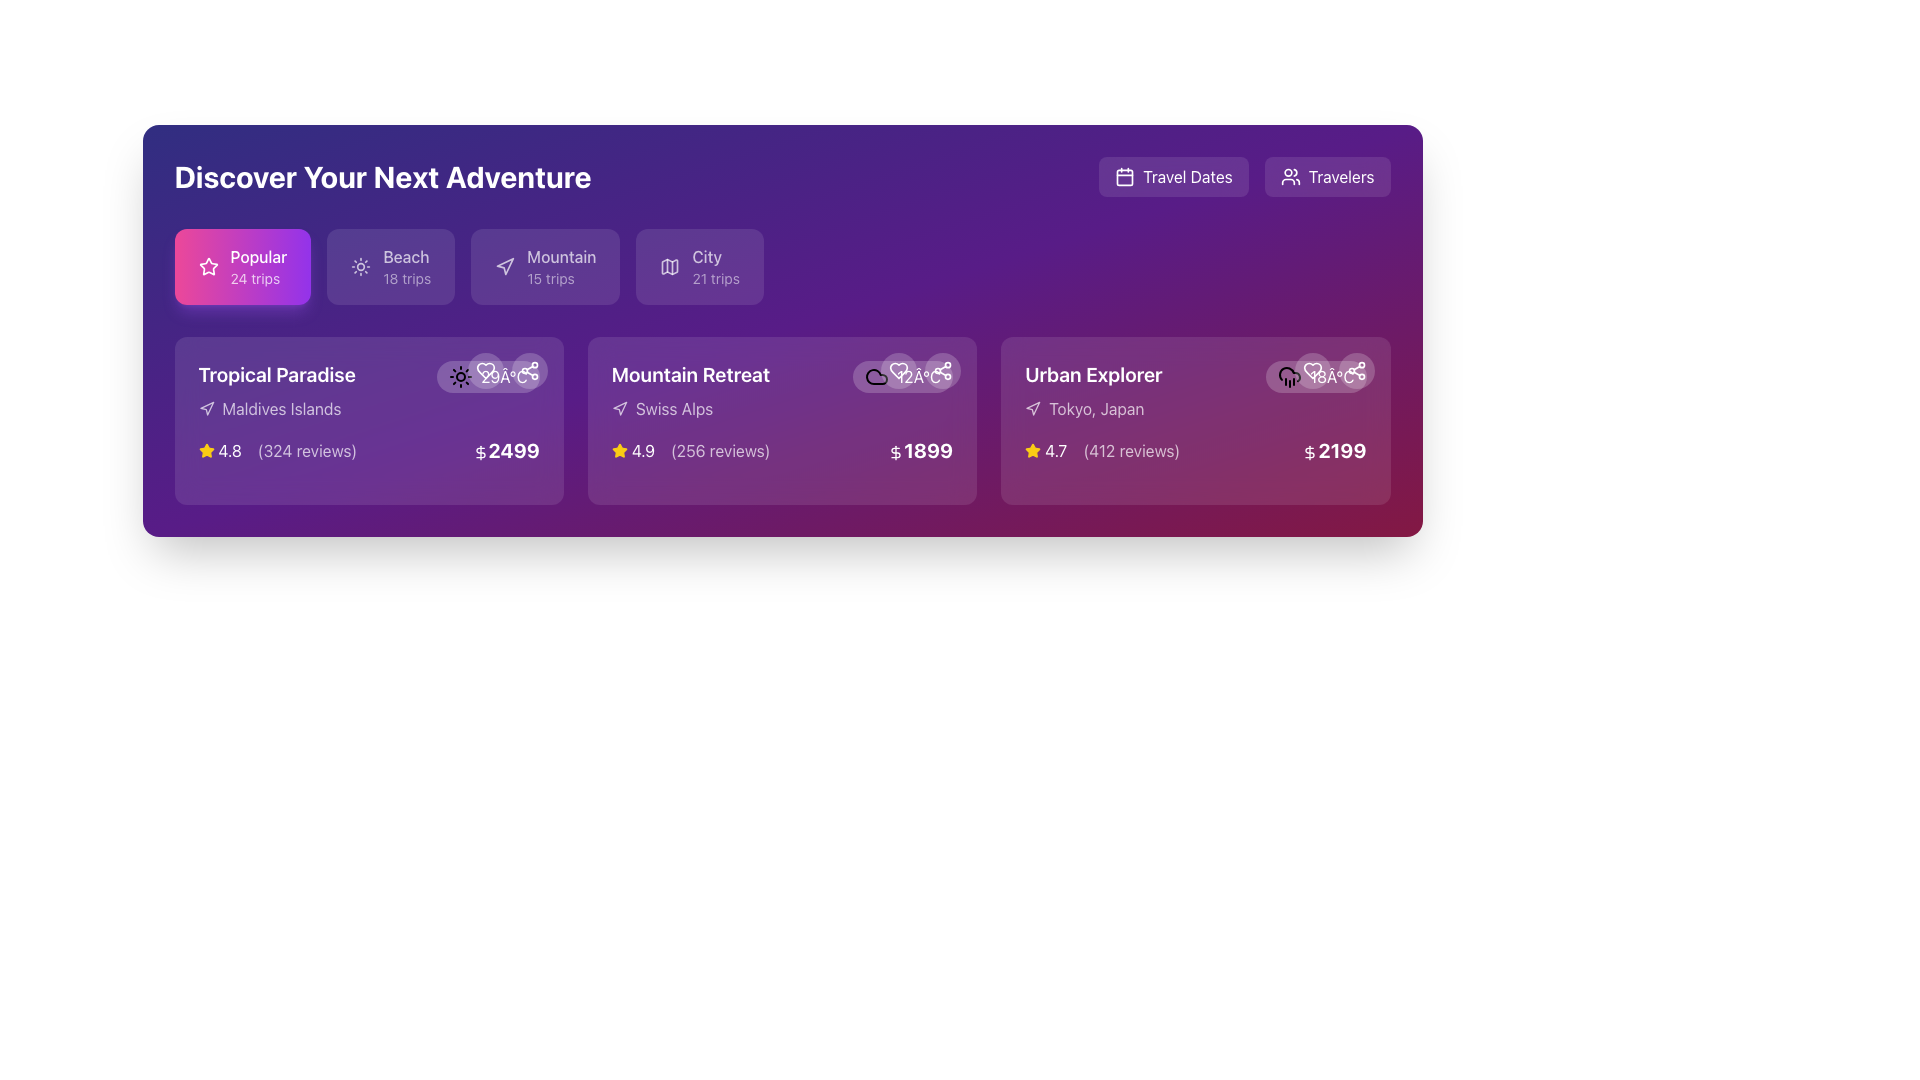  I want to click on the sun icon located in the Beach card, positioned to the left of '18 trips' and above 'Beach', so click(361, 265).